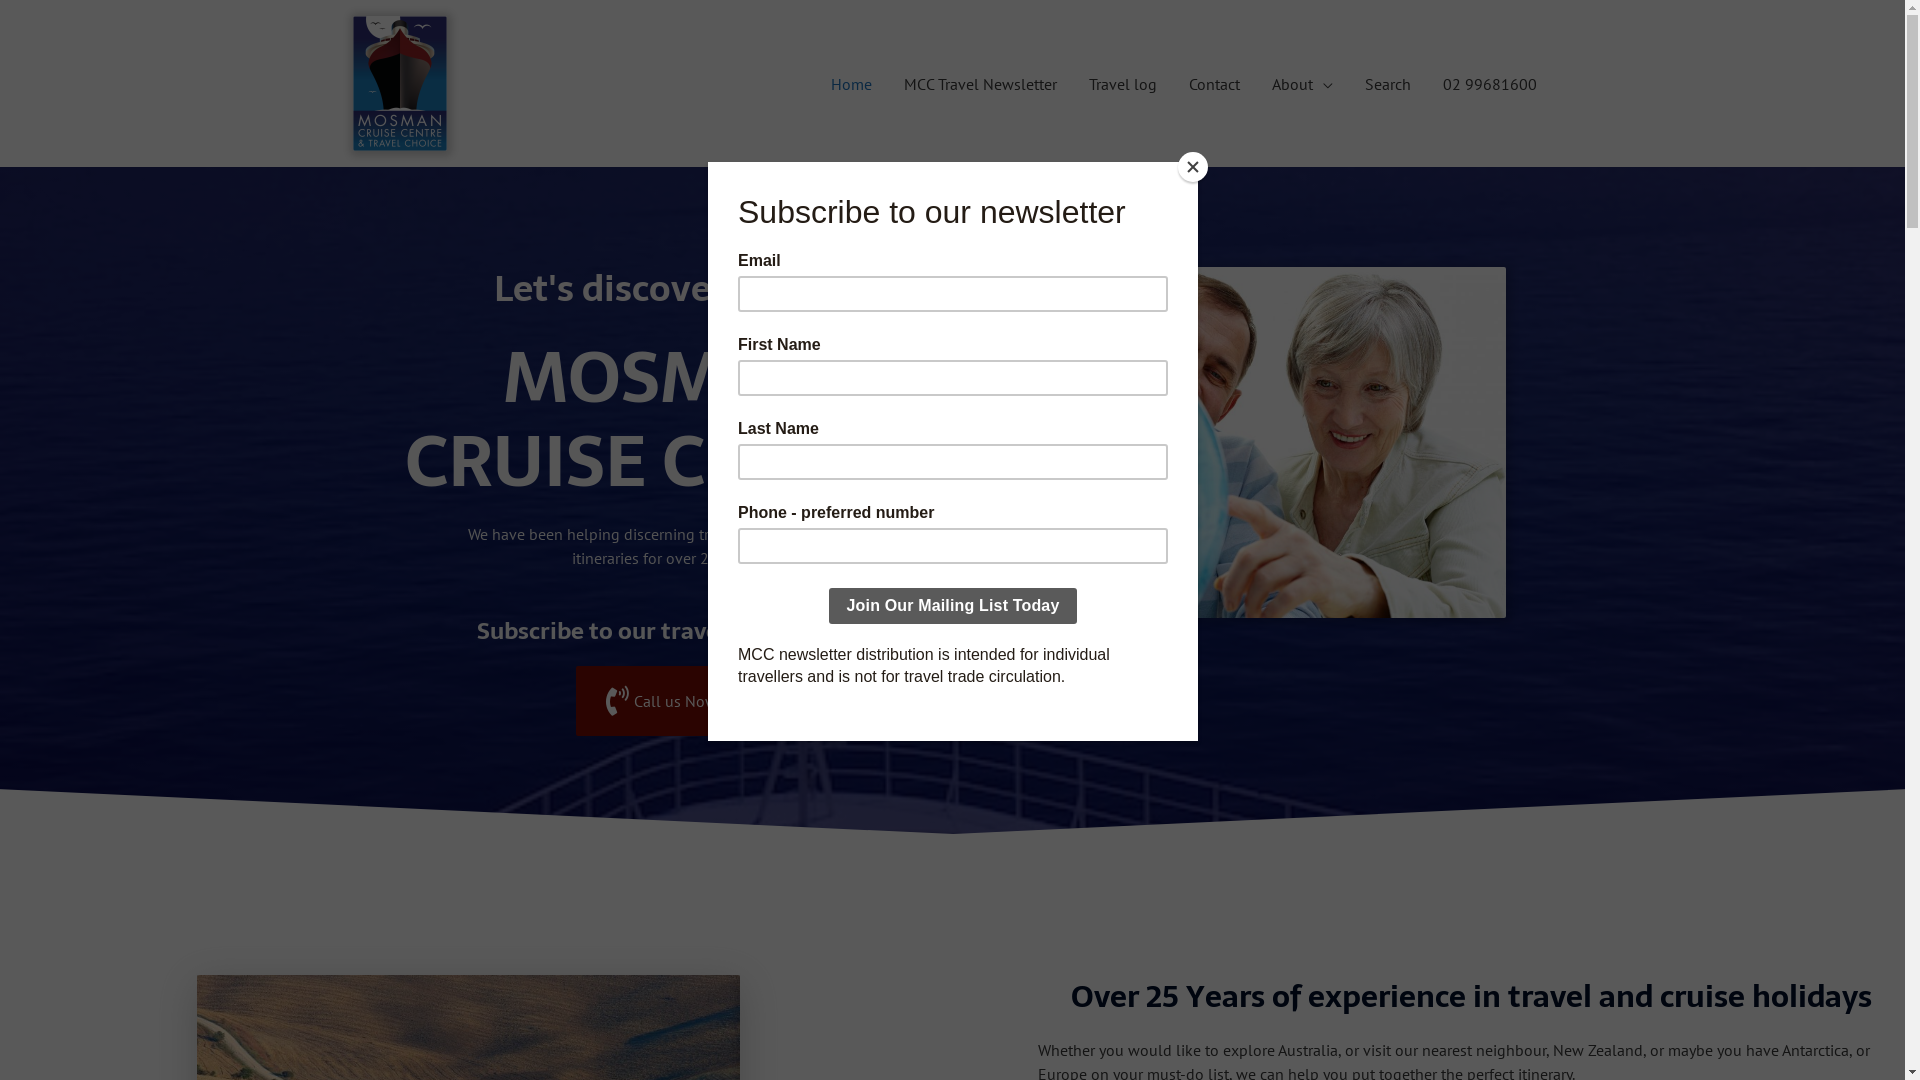  I want to click on '02 99681600', so click(1488, 82).